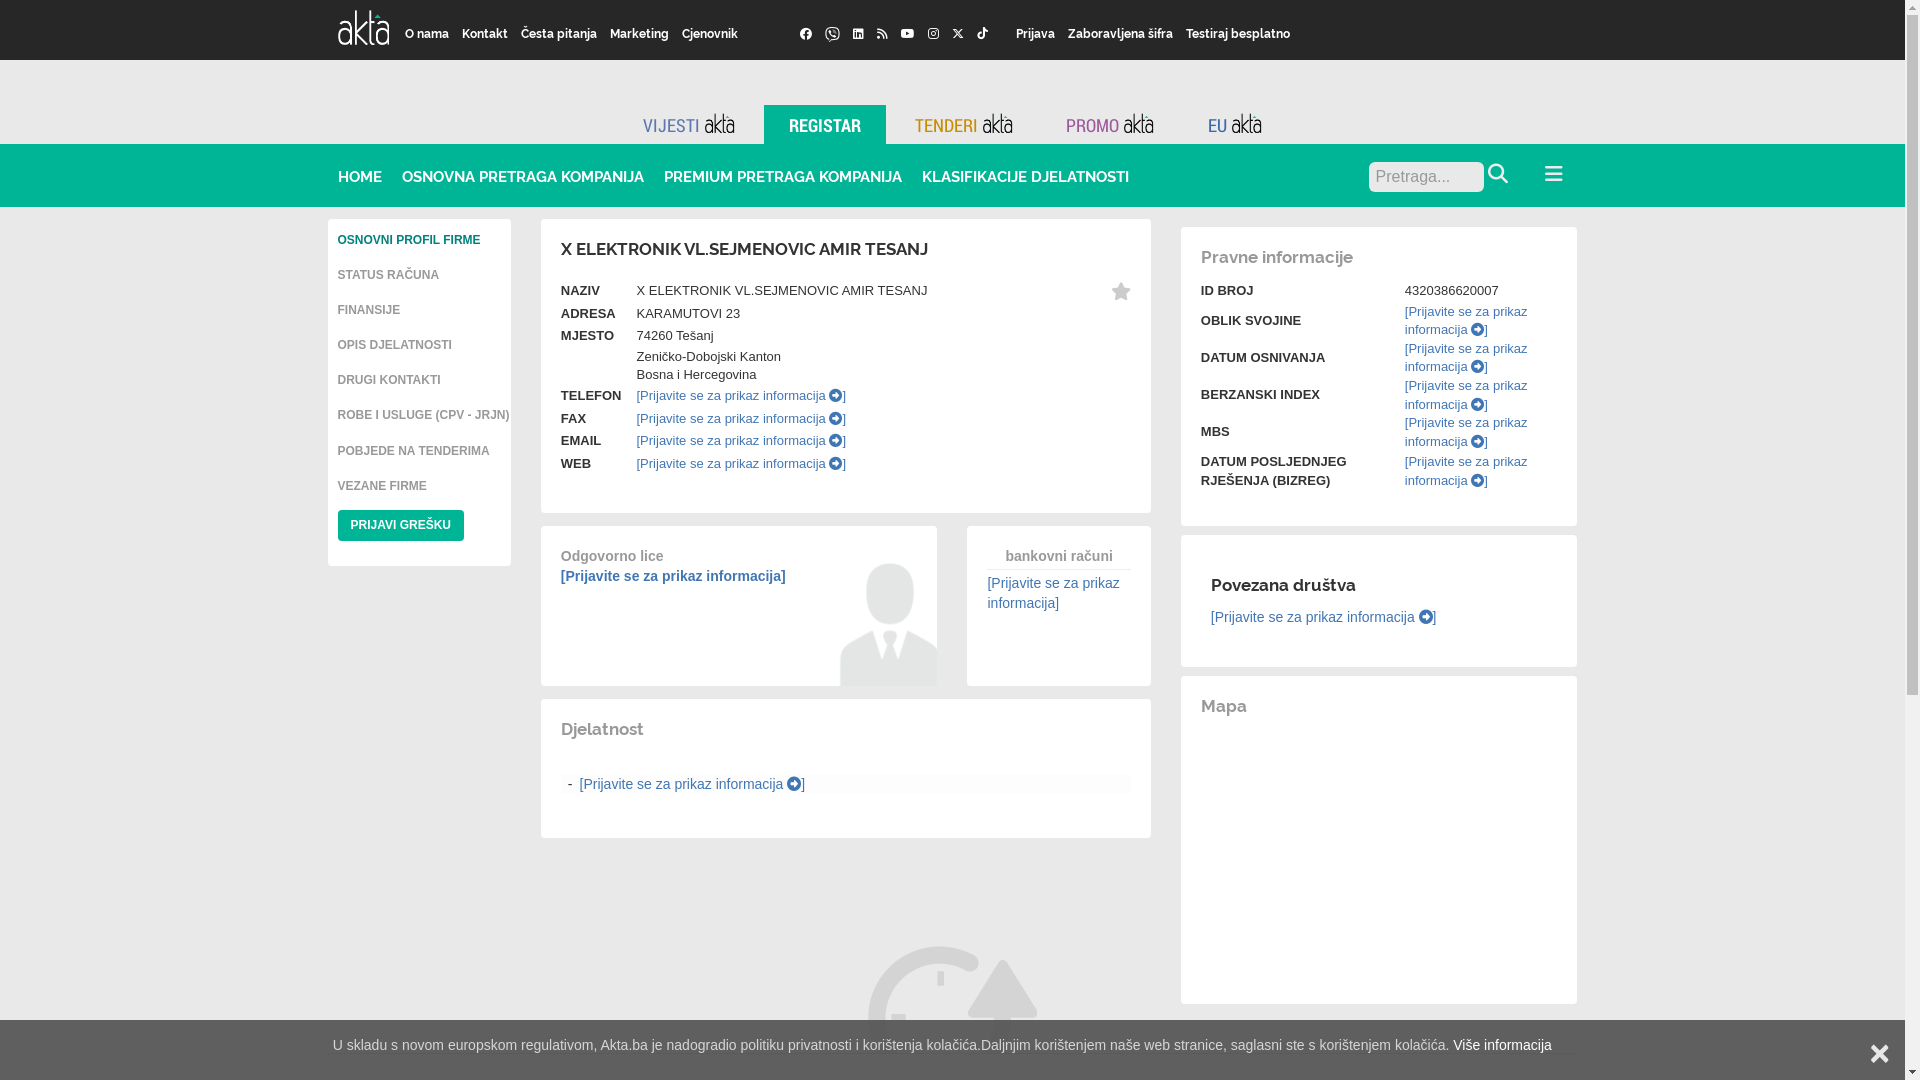 The height and width of the screenshot is (1080, 1920). What do you see at coordinates (455, 33) in the screenshot?
I see `'Kontakt'` at bounding box center [455, 33].